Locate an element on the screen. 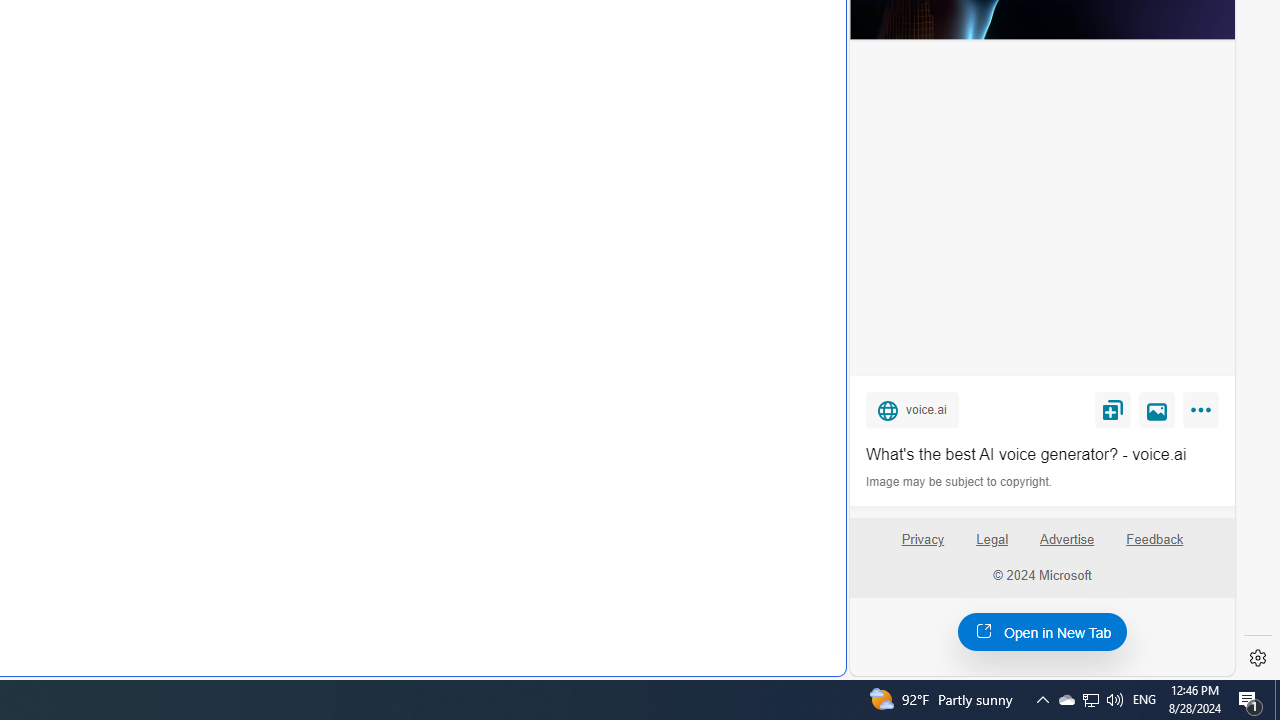 This screenshot has width=1280, height=720. 'Open in New Tab' is located at coordinates (1041, 631).